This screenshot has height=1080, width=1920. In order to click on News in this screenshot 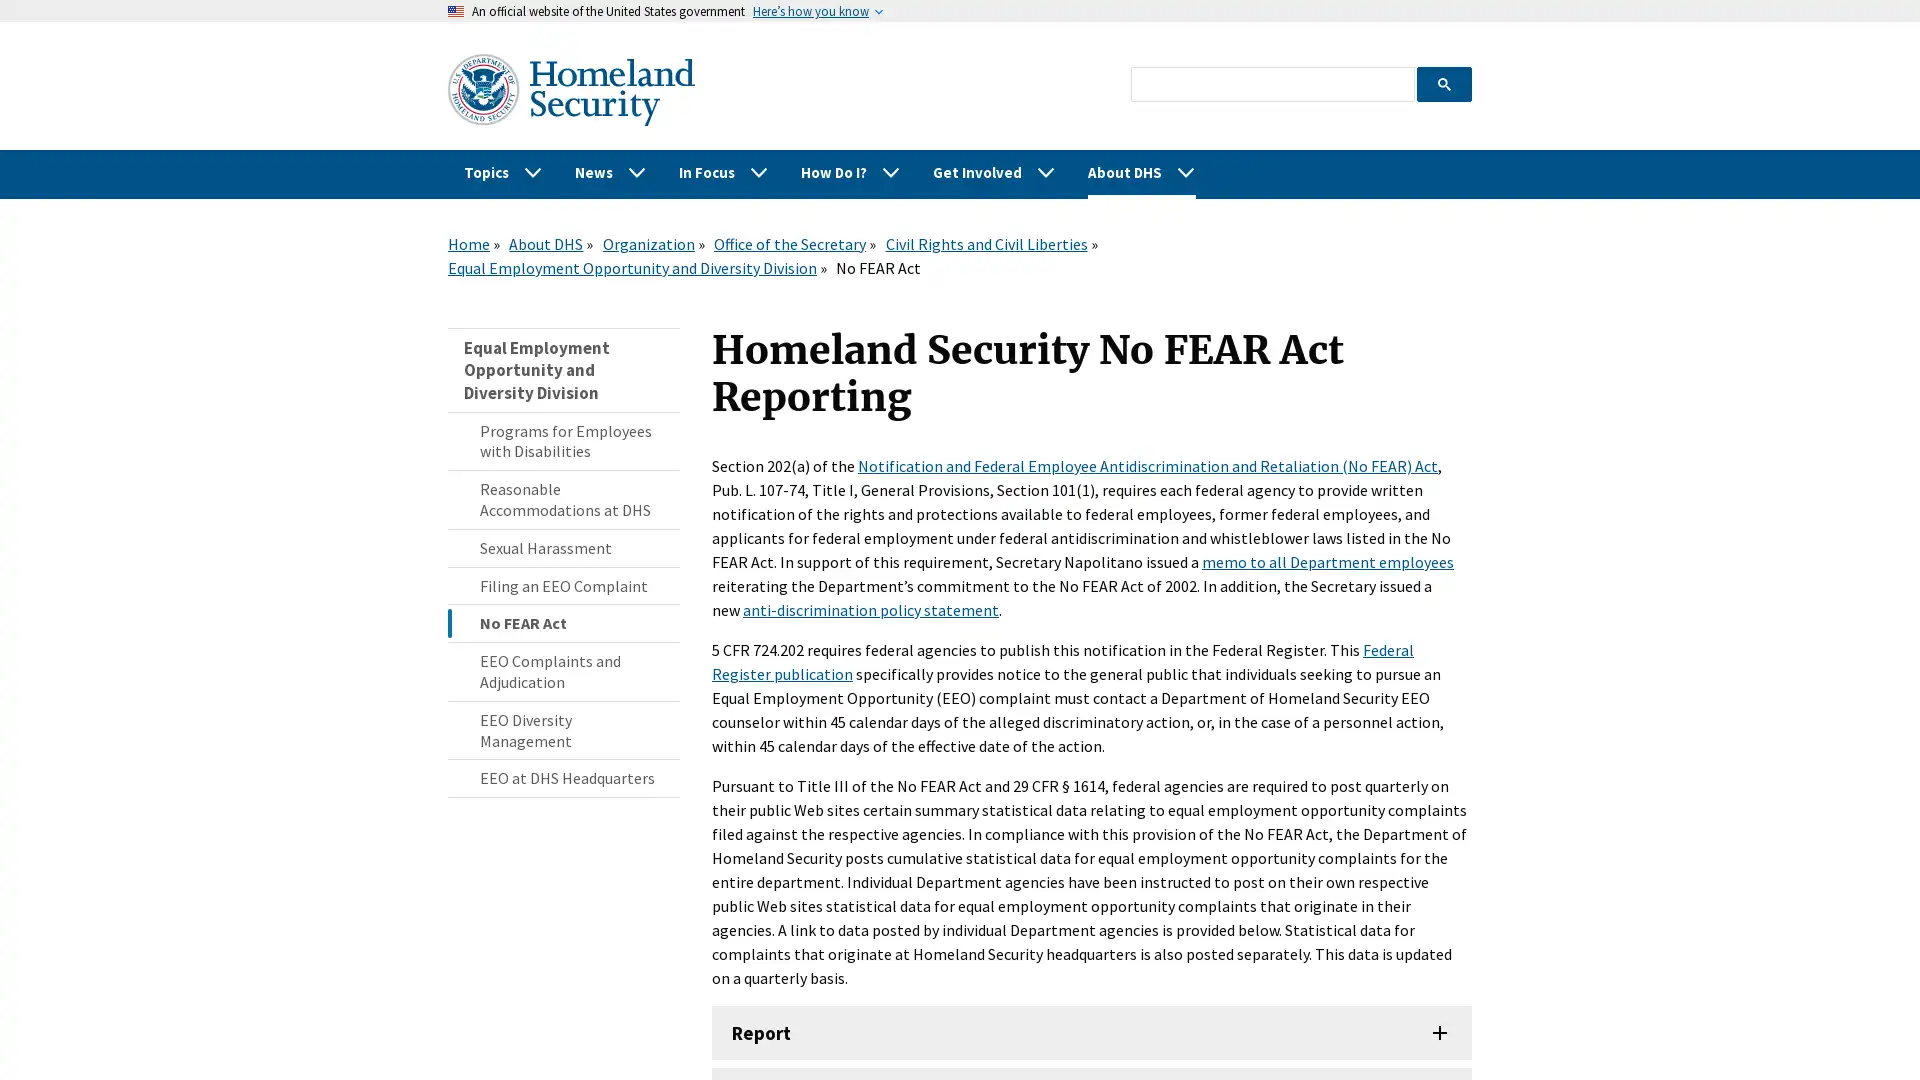, I will do `click(609, 171)`.